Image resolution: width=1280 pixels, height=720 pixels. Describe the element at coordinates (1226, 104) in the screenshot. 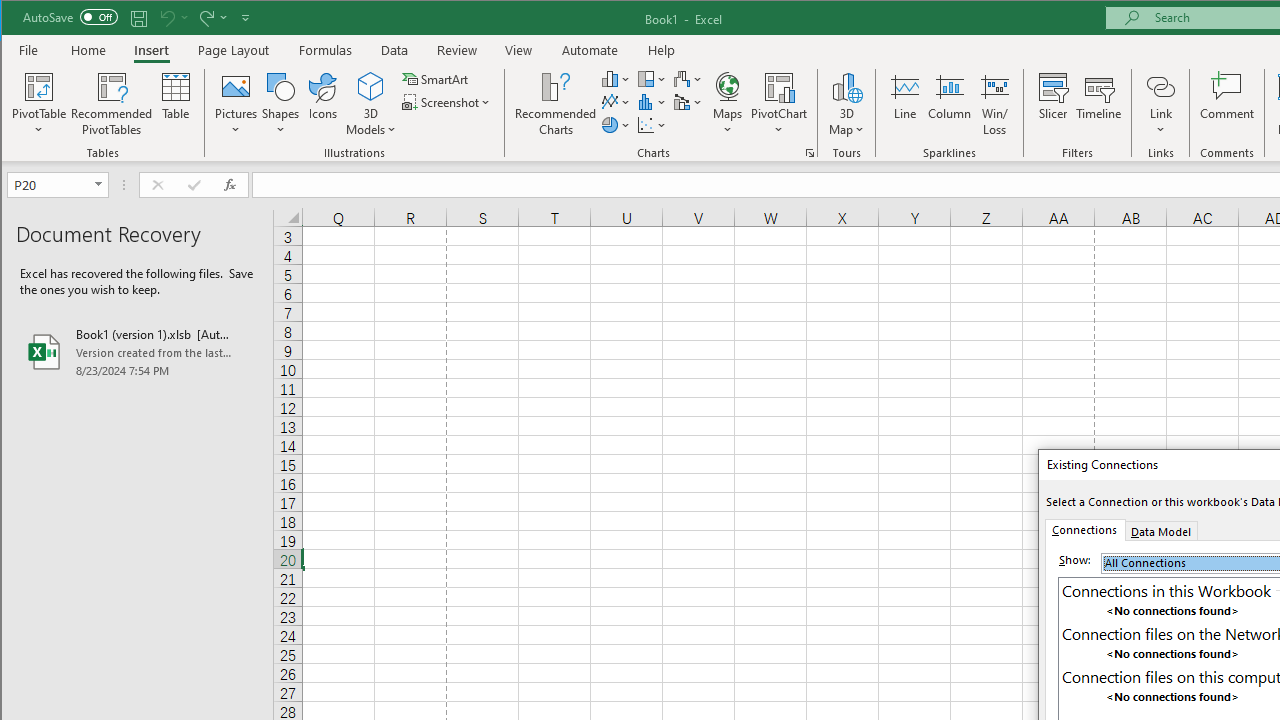

I see `'Comment'` at that location.